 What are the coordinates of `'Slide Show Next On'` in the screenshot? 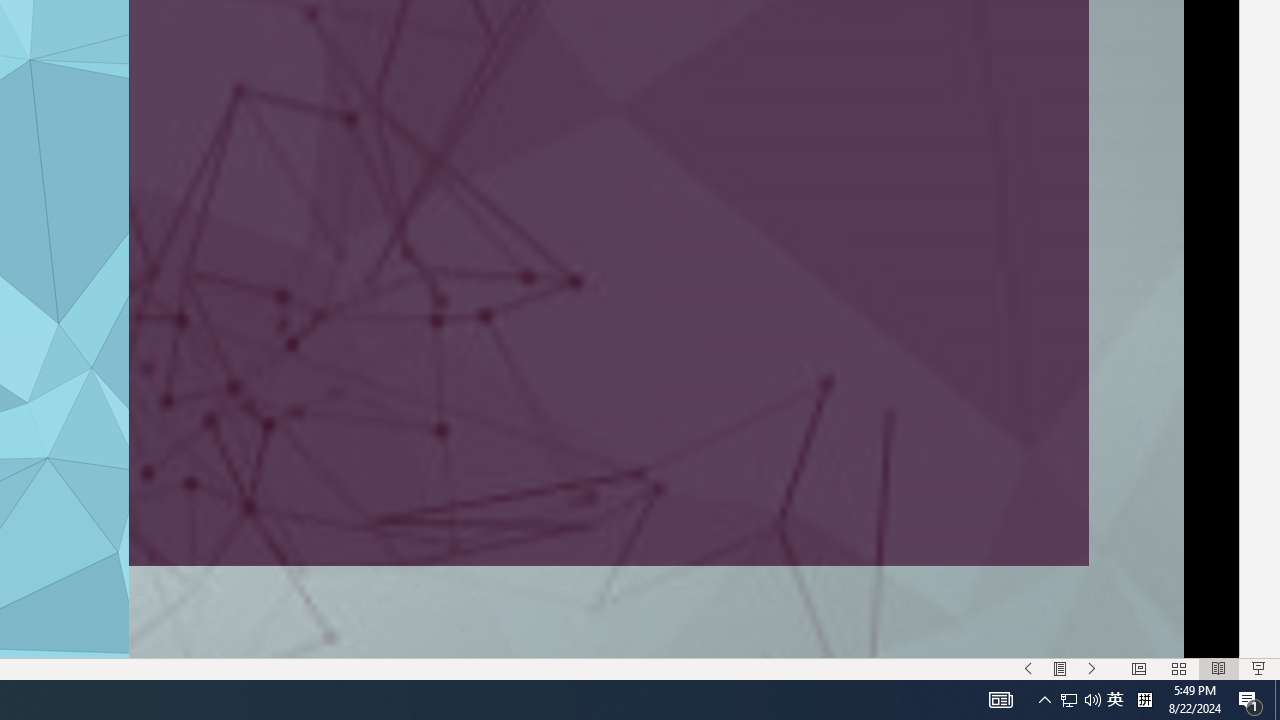 It's located at (1091, 669).